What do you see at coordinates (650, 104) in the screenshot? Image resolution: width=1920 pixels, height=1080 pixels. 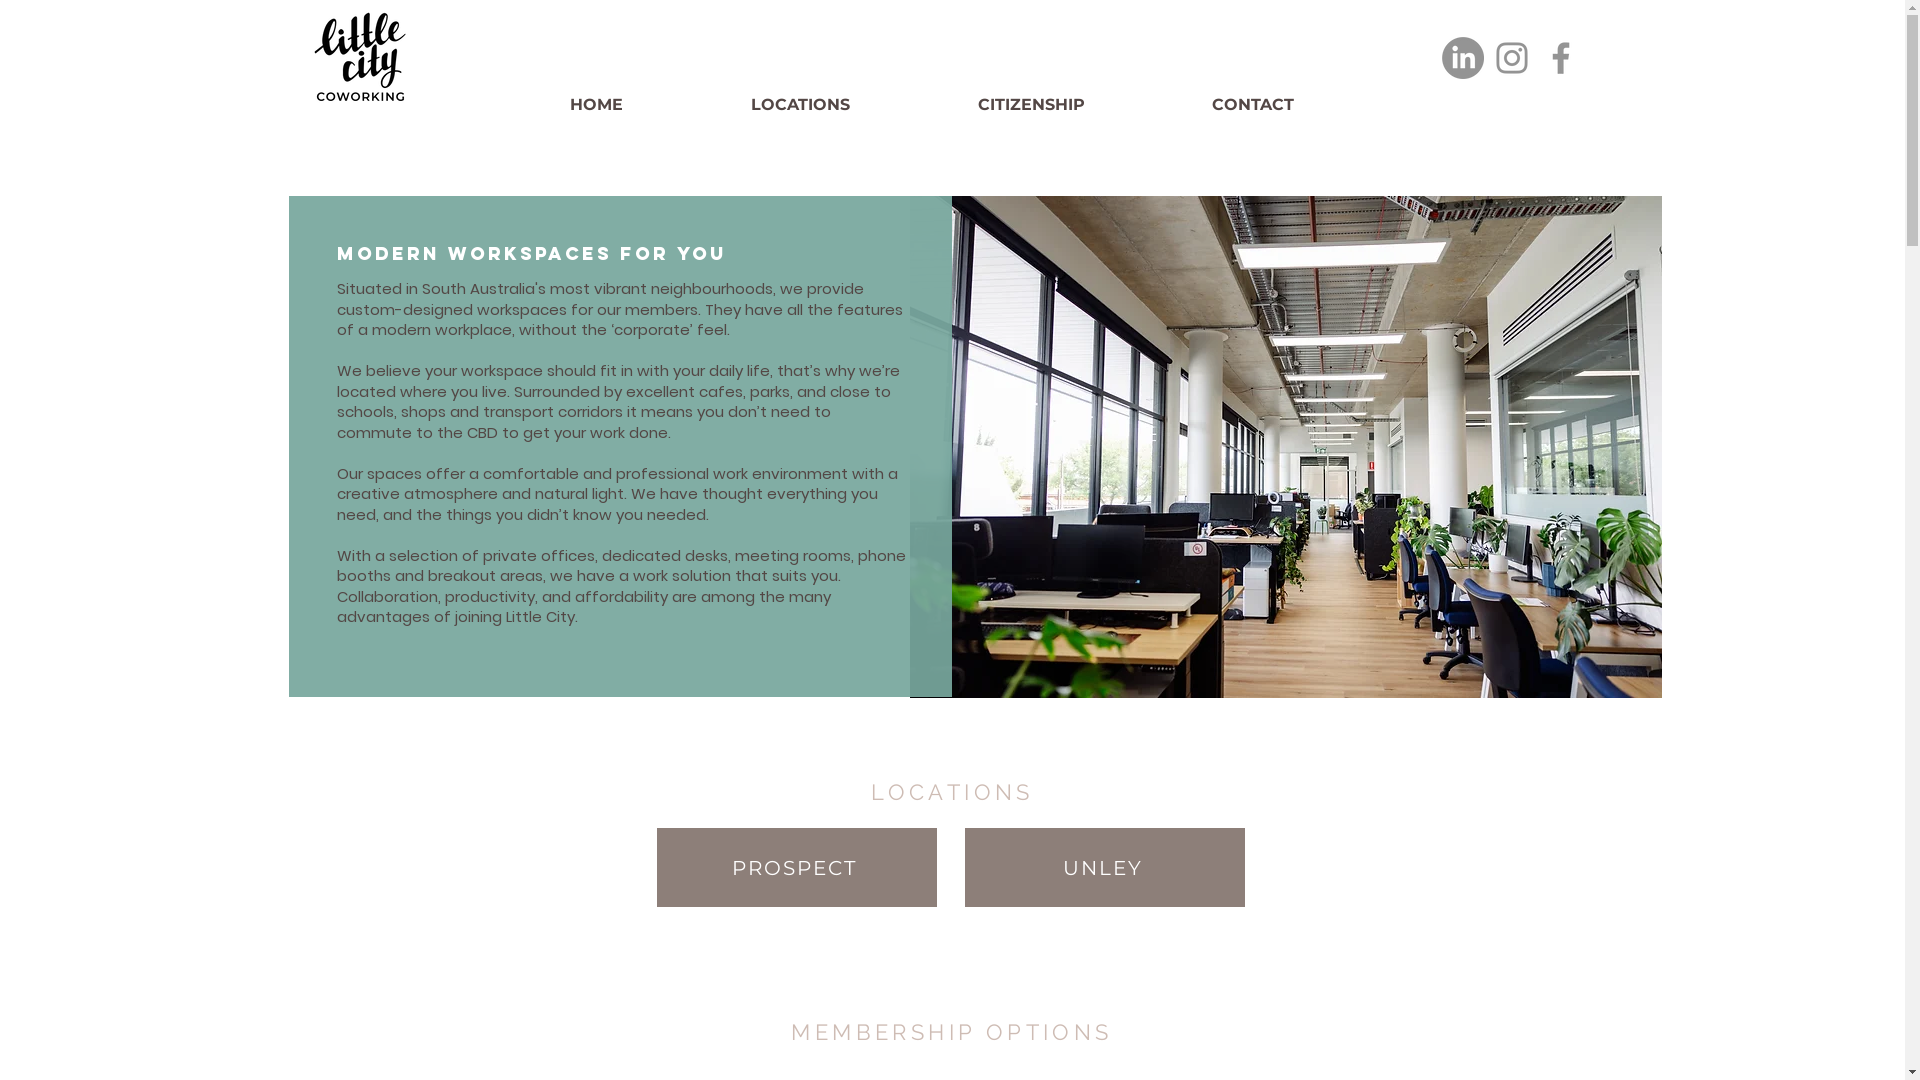 I see `'HOME'` at bounding box center [650, 104].